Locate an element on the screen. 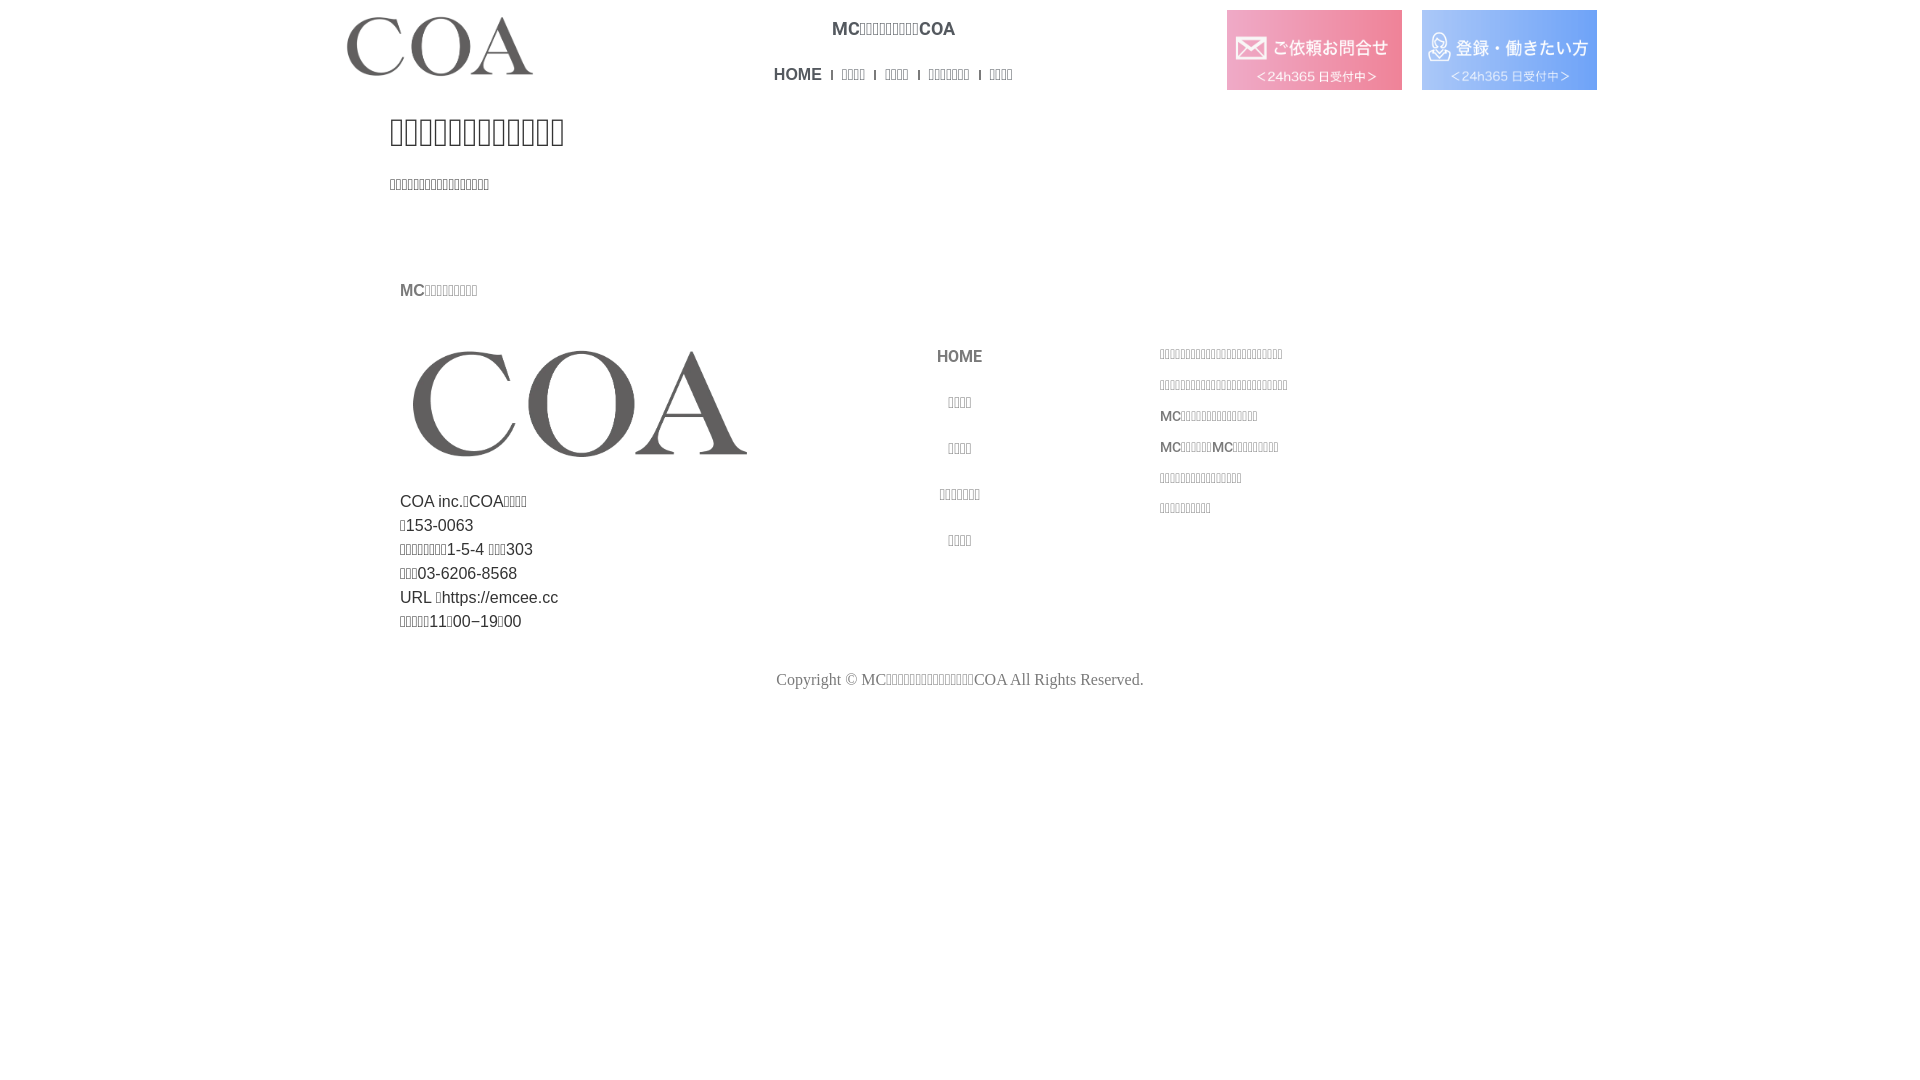  'HOME' is located at coordinates (772, 73).